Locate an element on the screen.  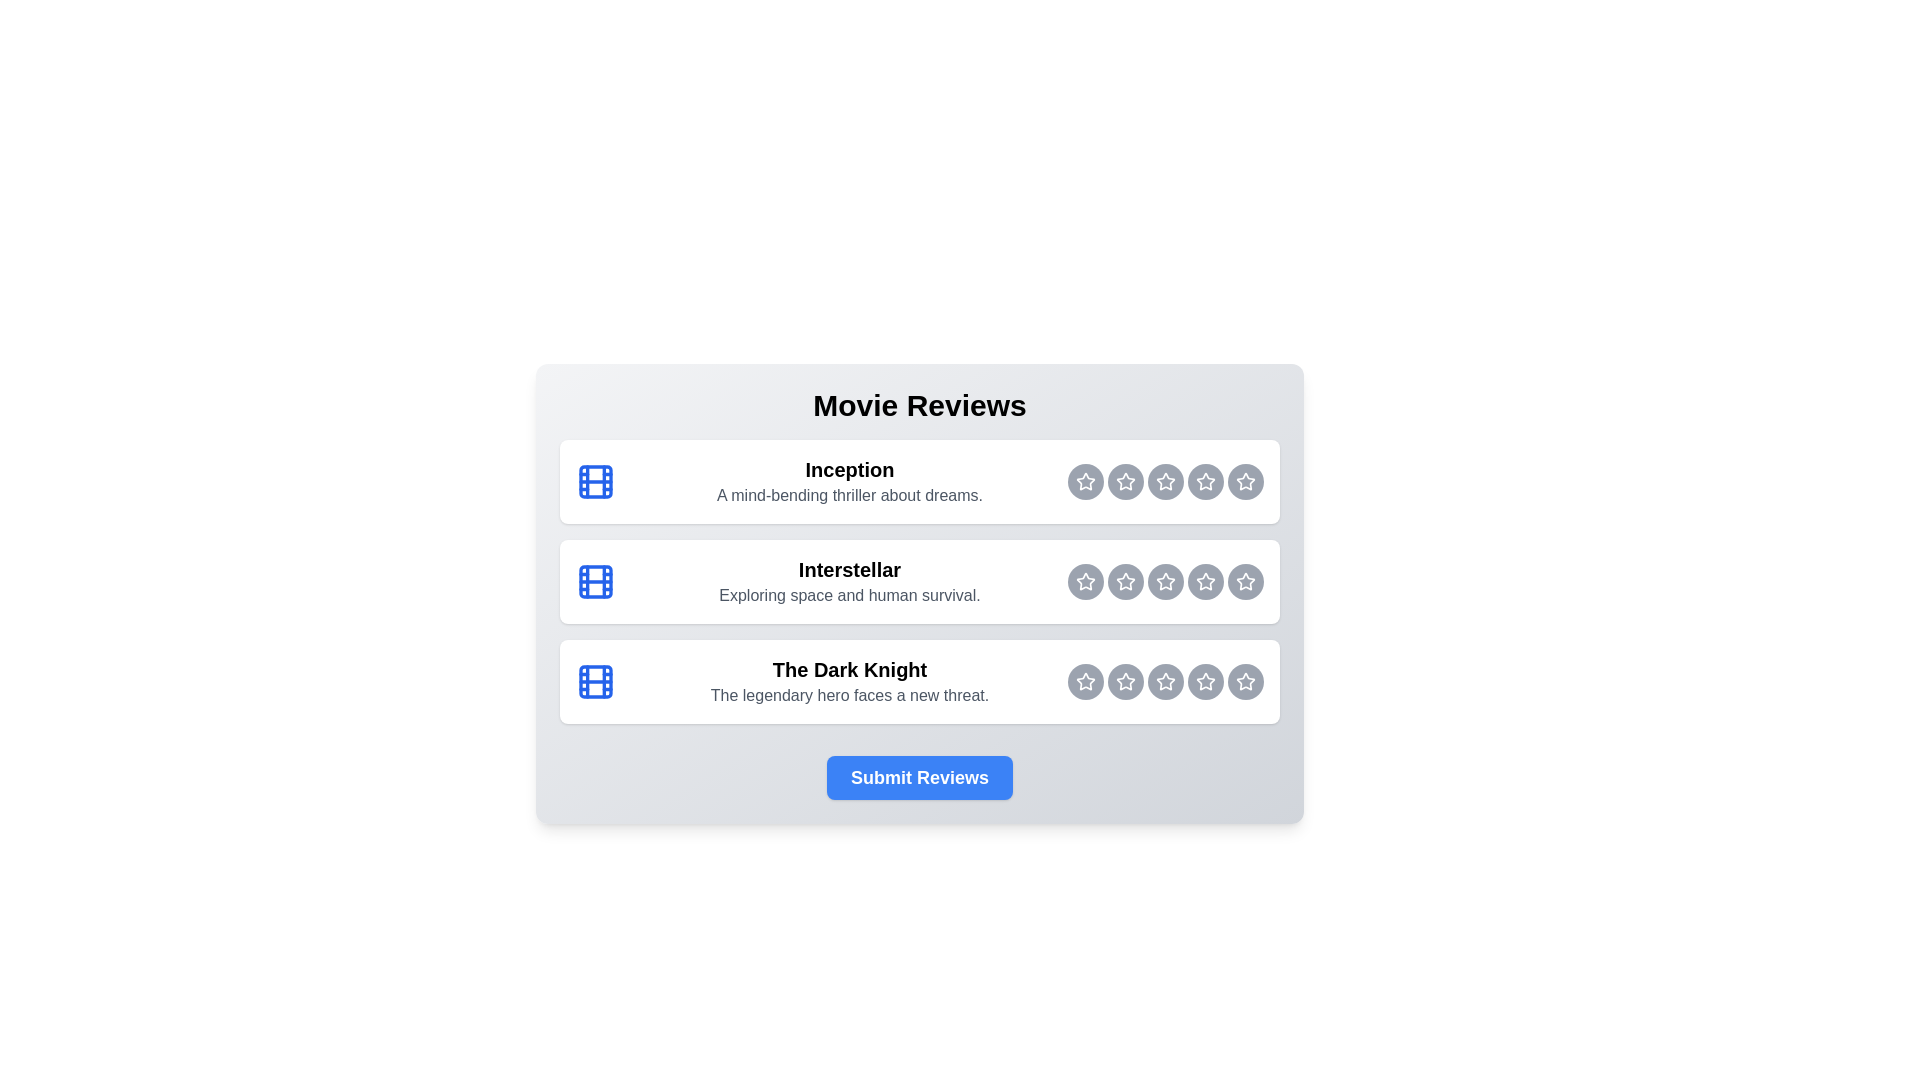
the rating button for Interstellar at 3 stars is located at coordinates (1166, 582).